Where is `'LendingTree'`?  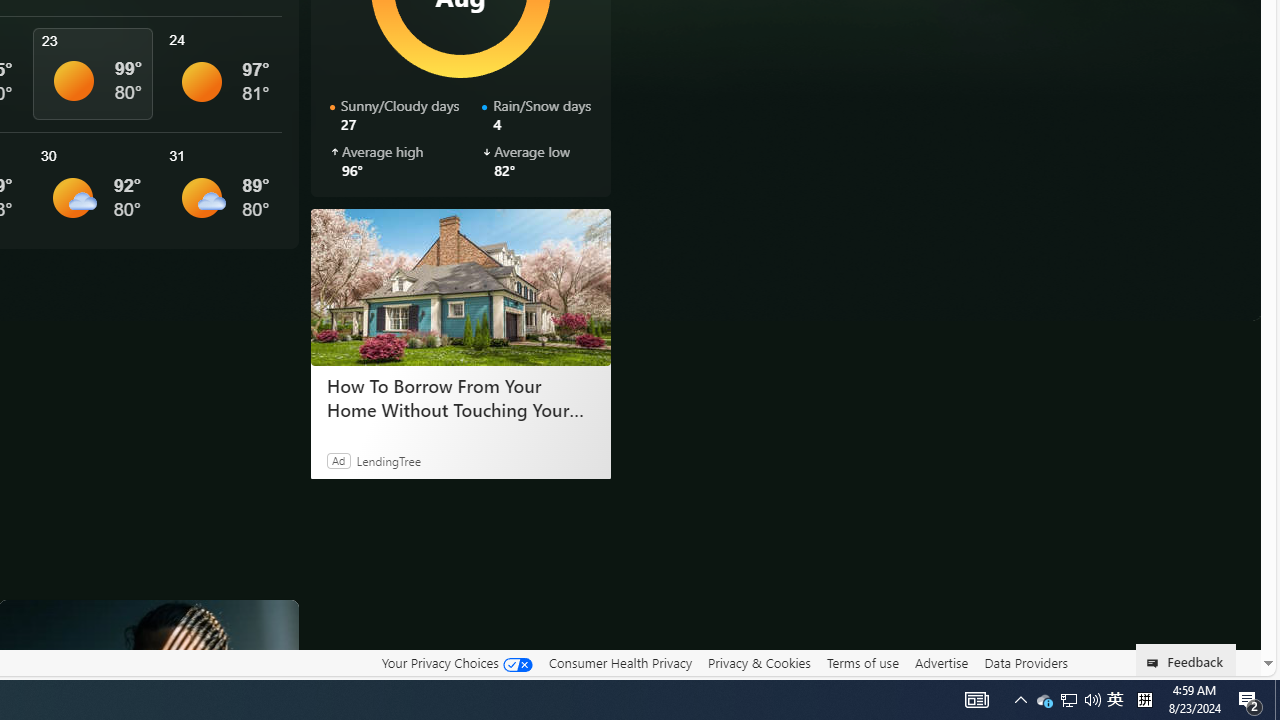 'LendingTree' is located at coordinates (388, 460).